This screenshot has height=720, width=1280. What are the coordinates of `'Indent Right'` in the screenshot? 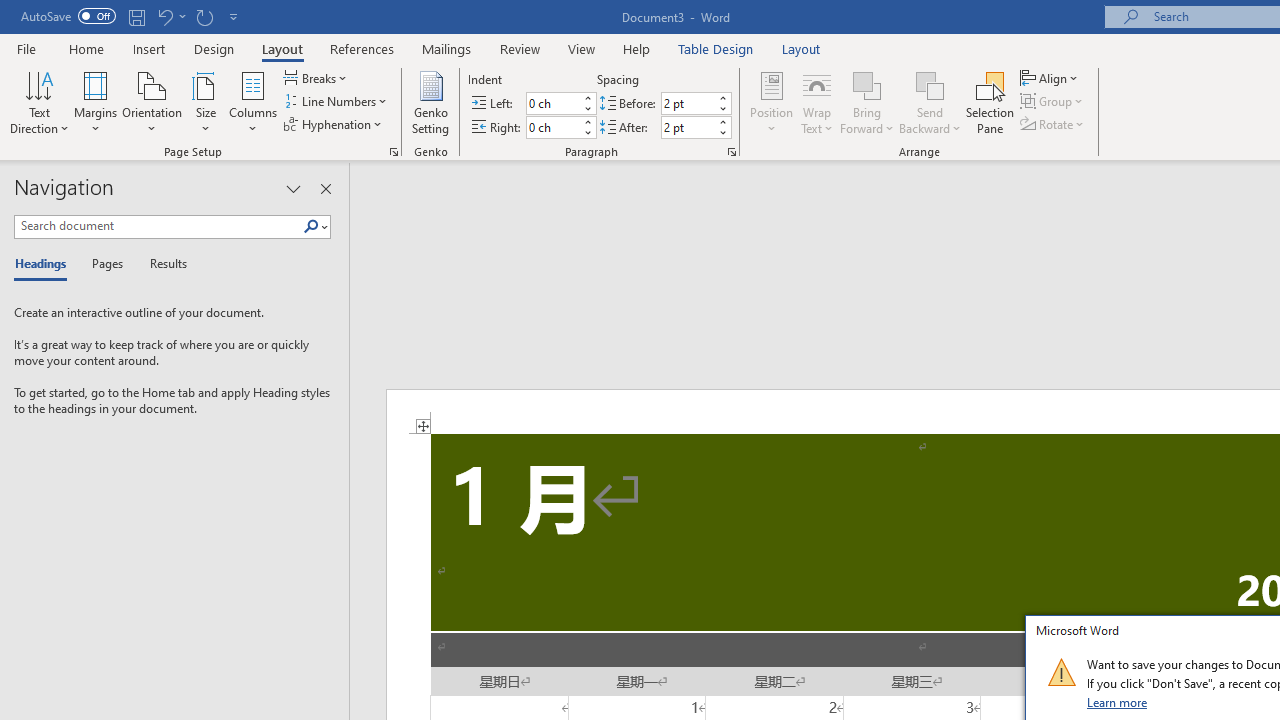 It's located at (552, 127).